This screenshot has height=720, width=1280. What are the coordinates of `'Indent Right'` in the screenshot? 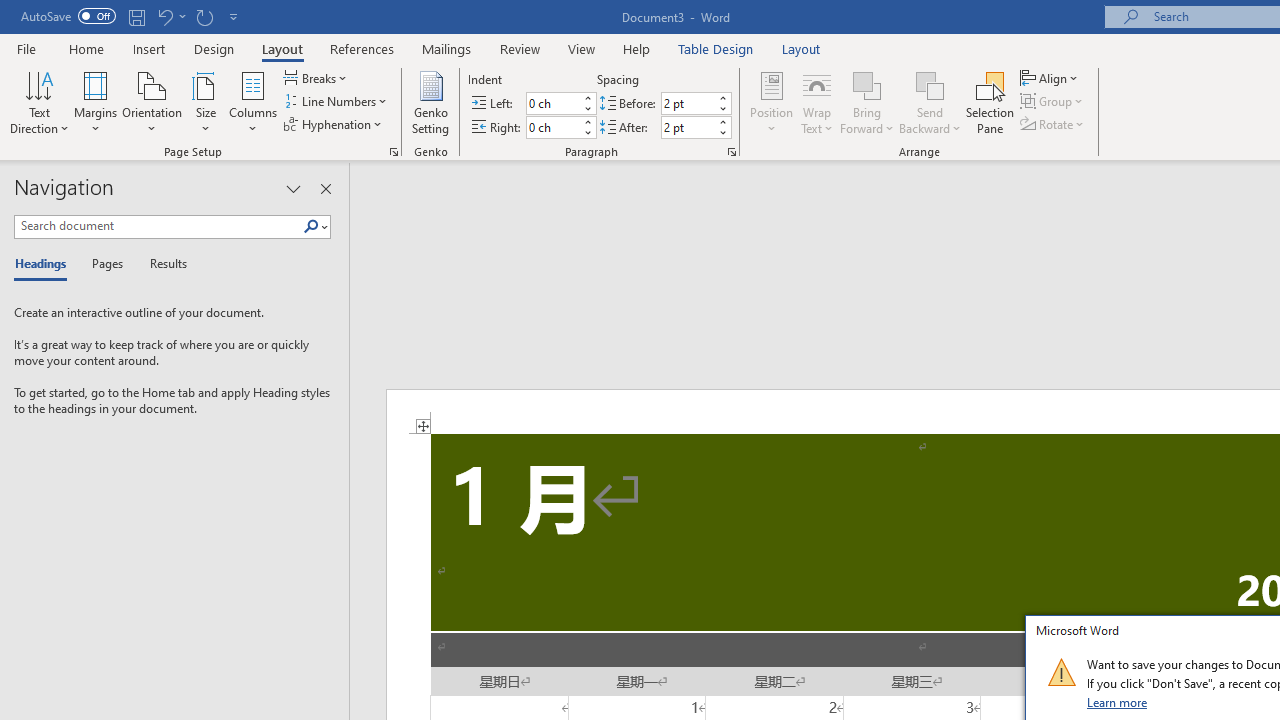 It's located at (552, 127).